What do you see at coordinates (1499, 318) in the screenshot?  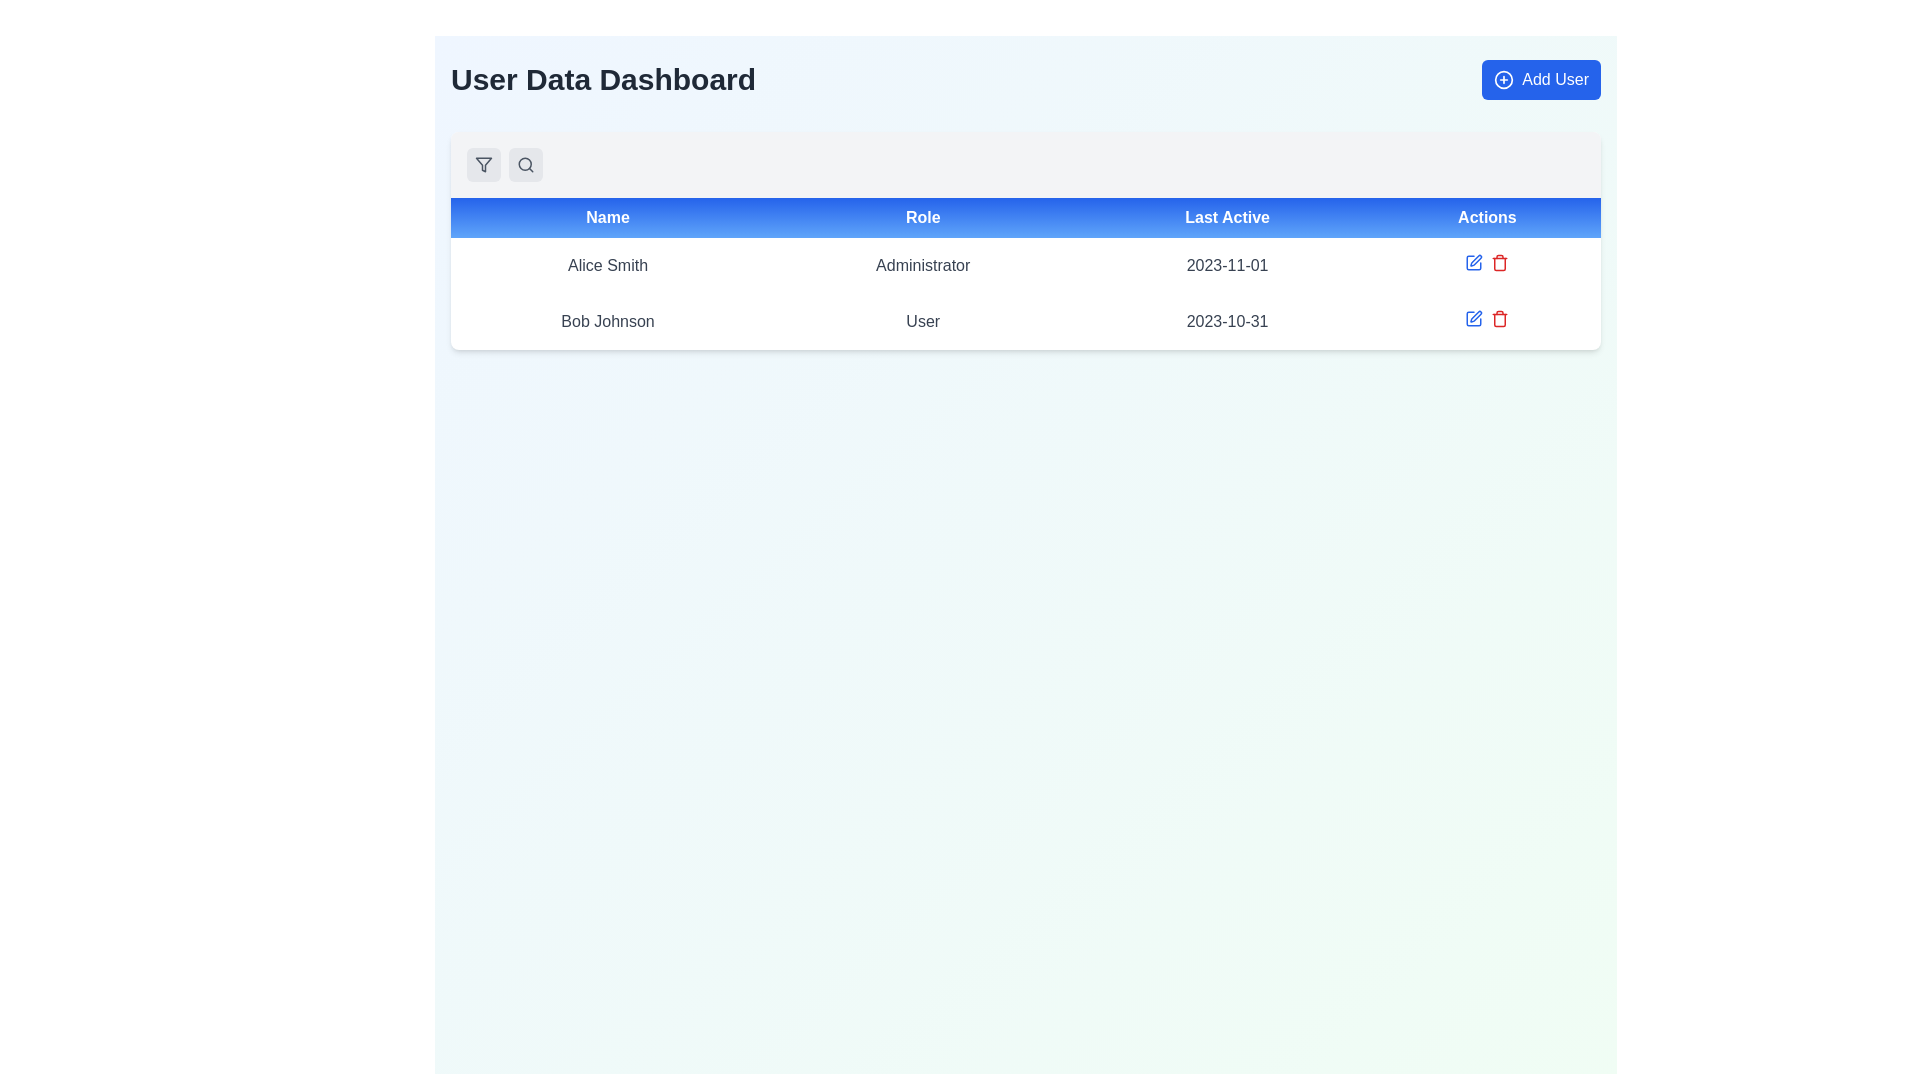 I see `the delete icon button located in the 'Actions' column of the user data table` at bounding box center [1499, 318].